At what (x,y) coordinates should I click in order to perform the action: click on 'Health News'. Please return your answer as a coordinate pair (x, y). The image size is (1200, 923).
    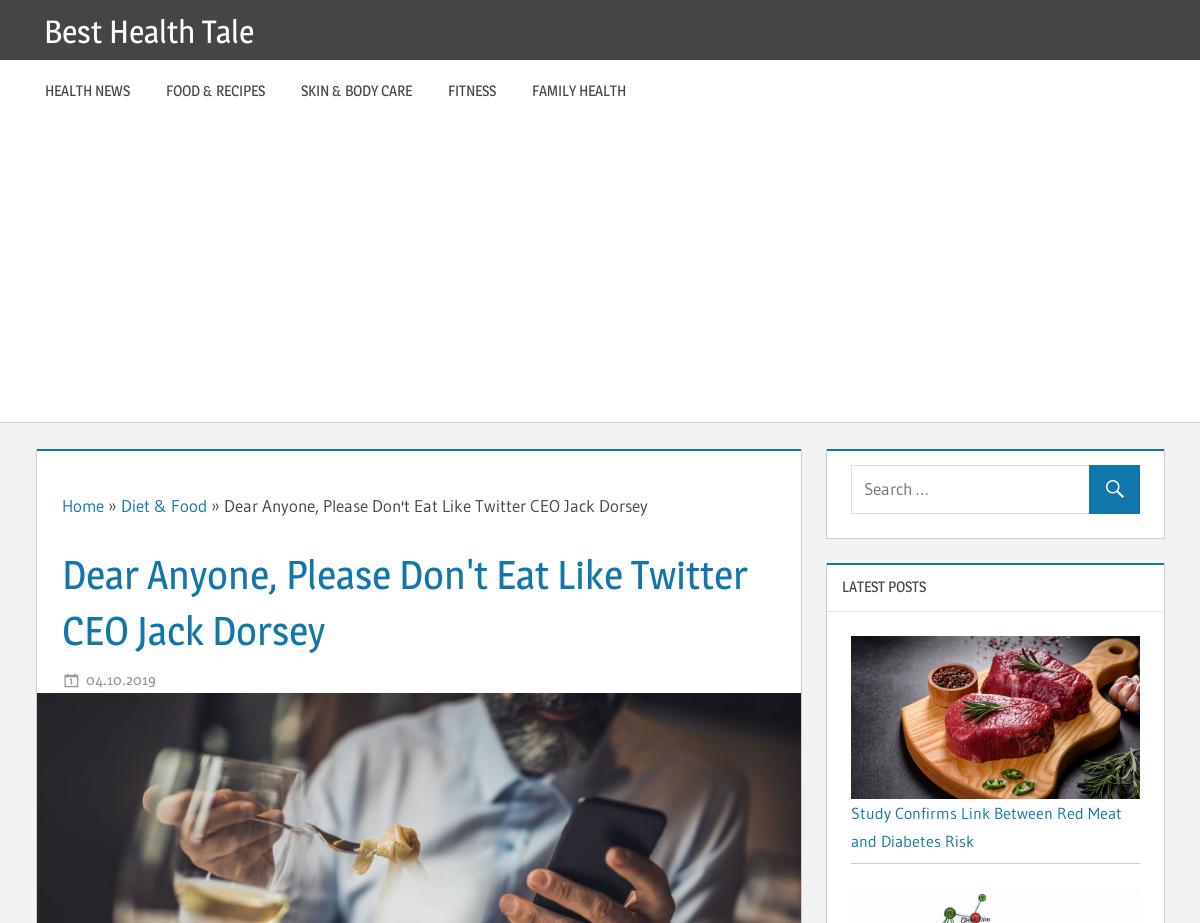
    Looking at the image, I should click on (45, 90).